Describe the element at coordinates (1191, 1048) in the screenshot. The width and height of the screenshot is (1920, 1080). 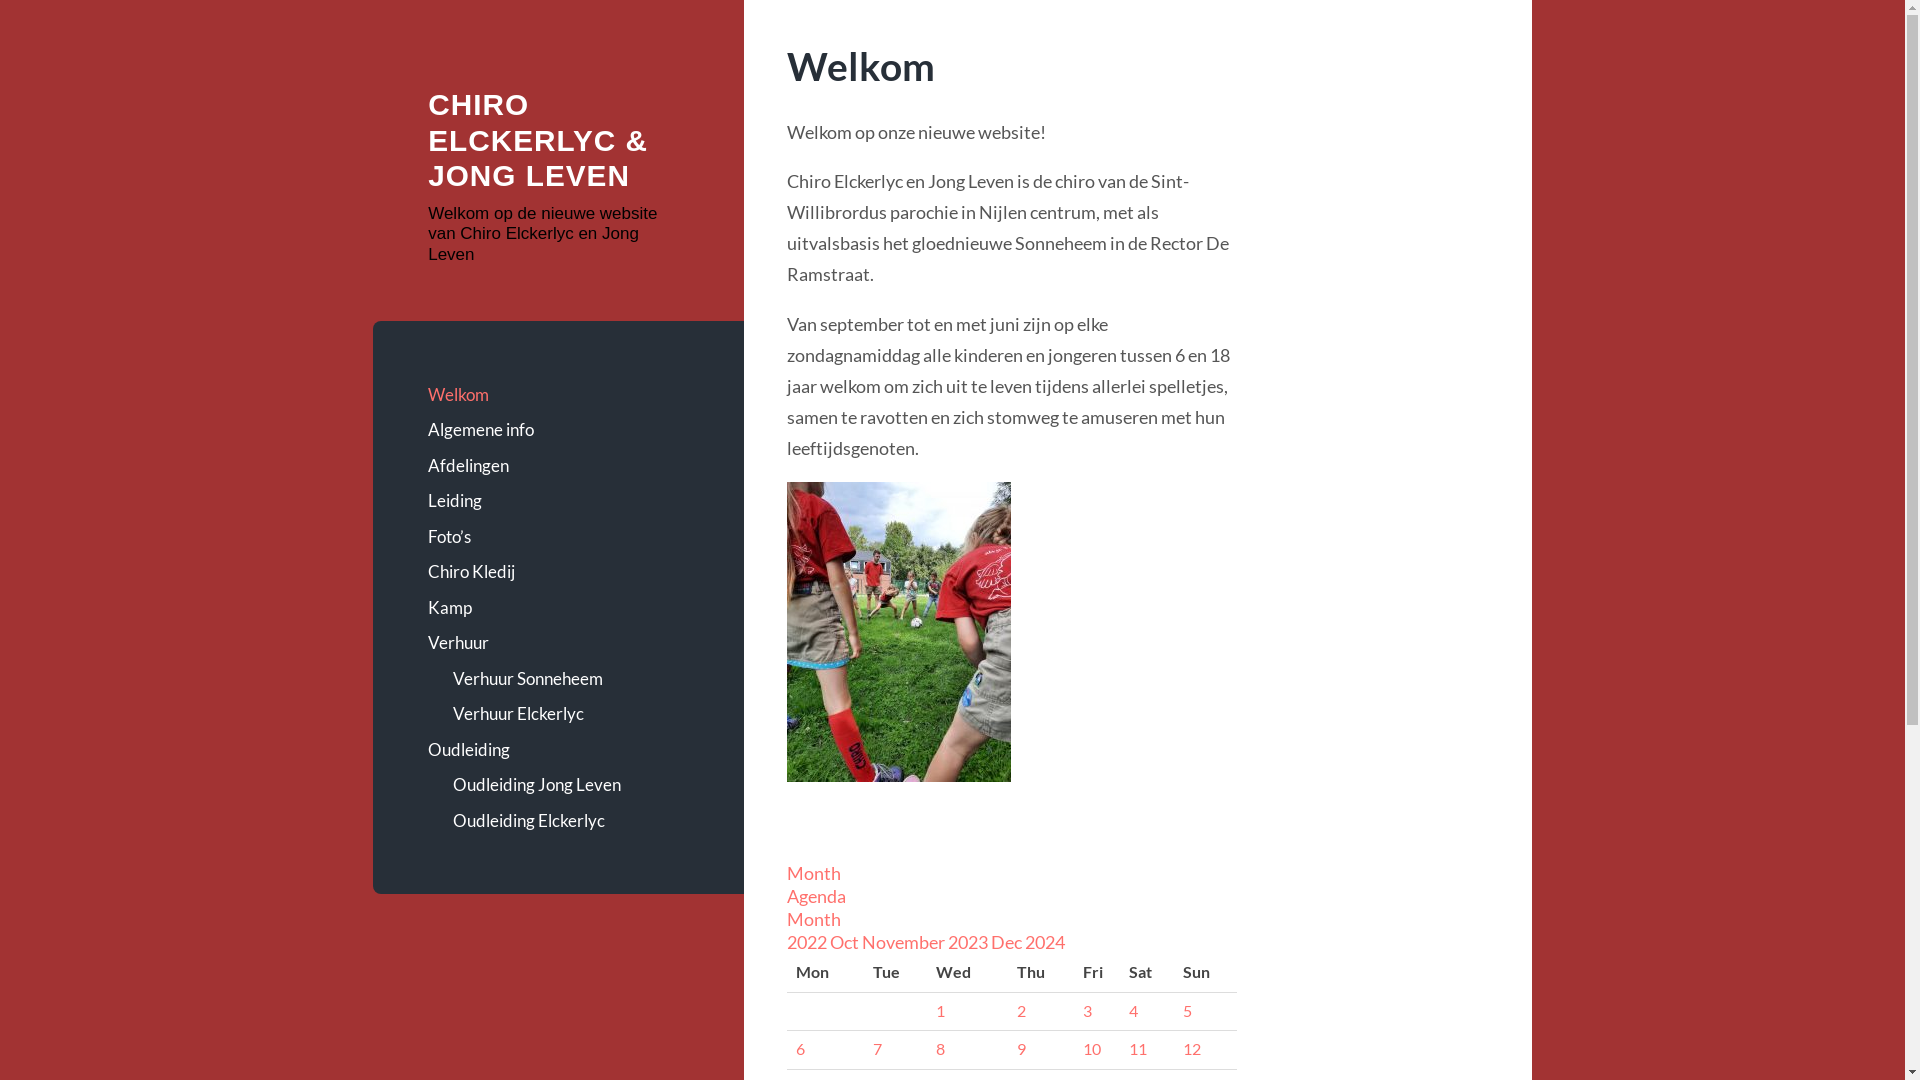
I see `'12'` at that location.